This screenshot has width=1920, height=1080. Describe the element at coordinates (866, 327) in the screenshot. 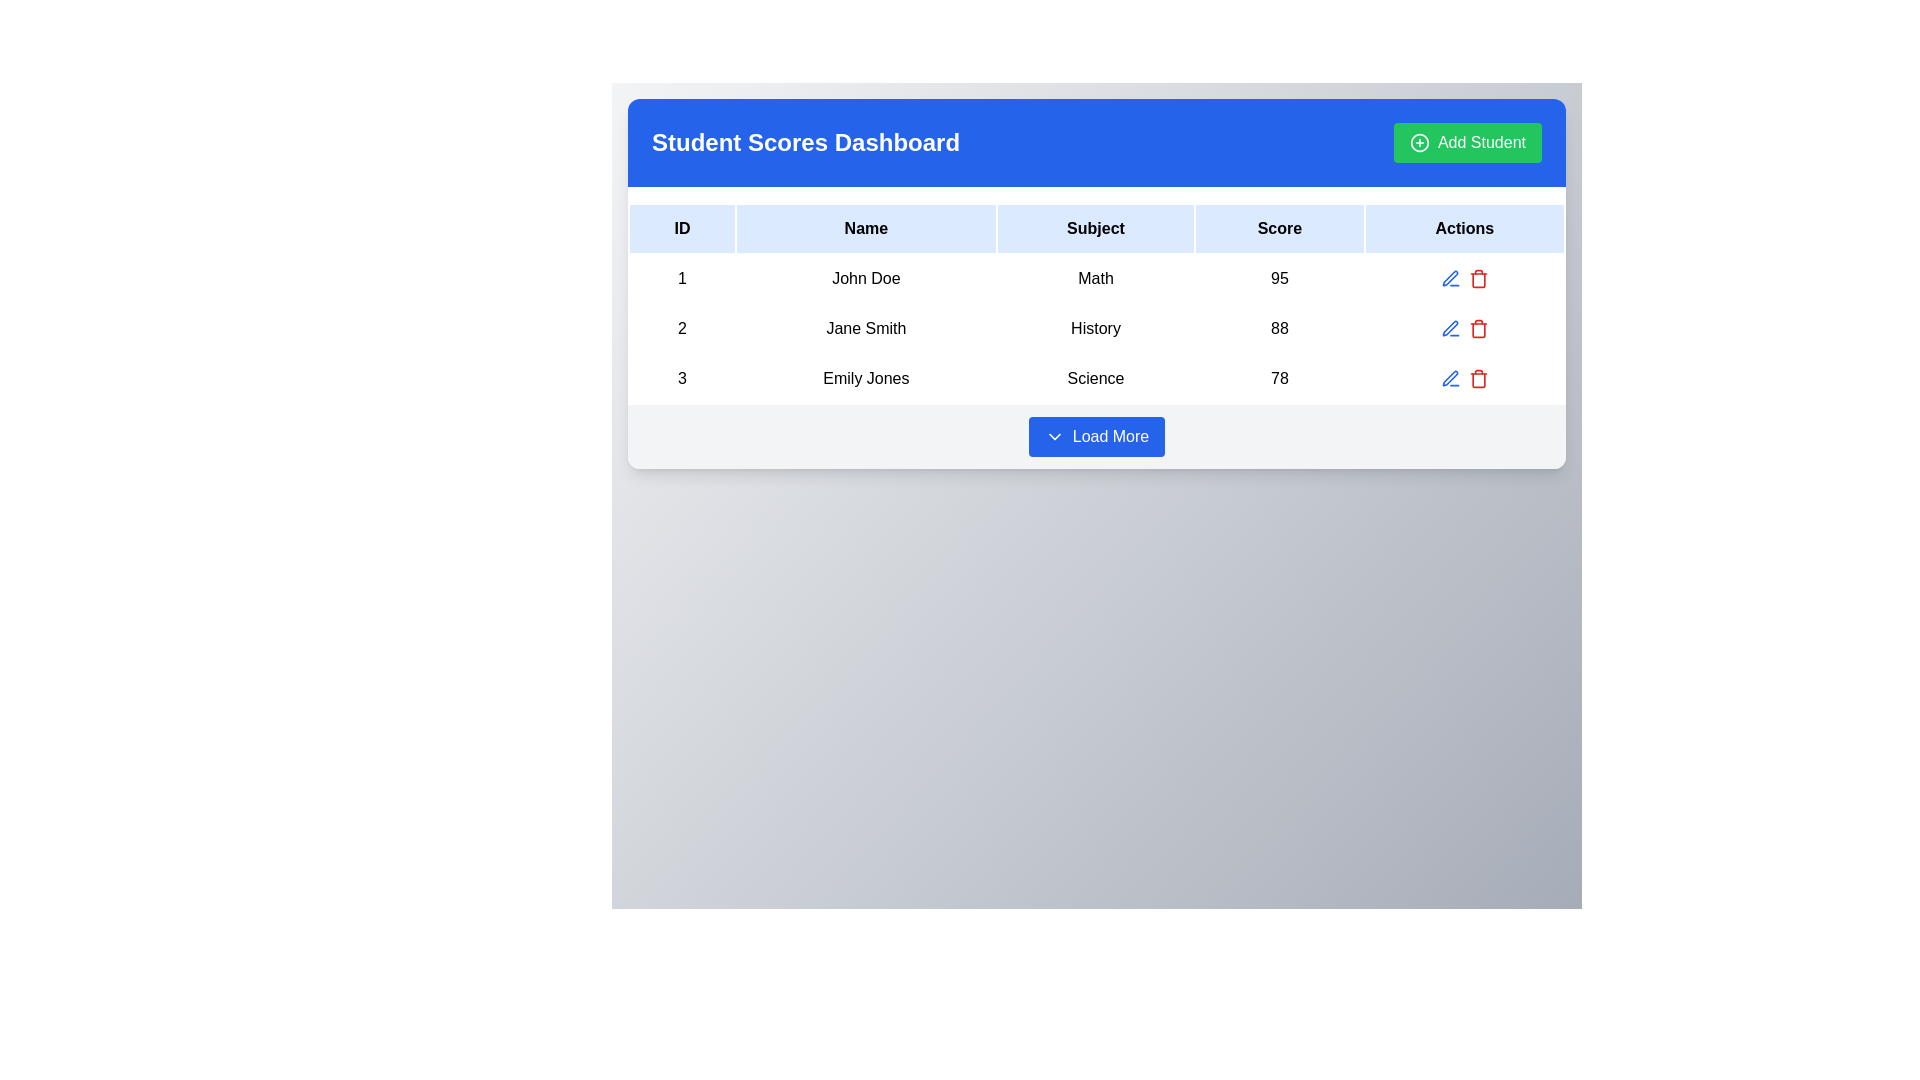

I see `the Text label displaying a name in the second row and second column of the table within the dashboard interface` at that location.